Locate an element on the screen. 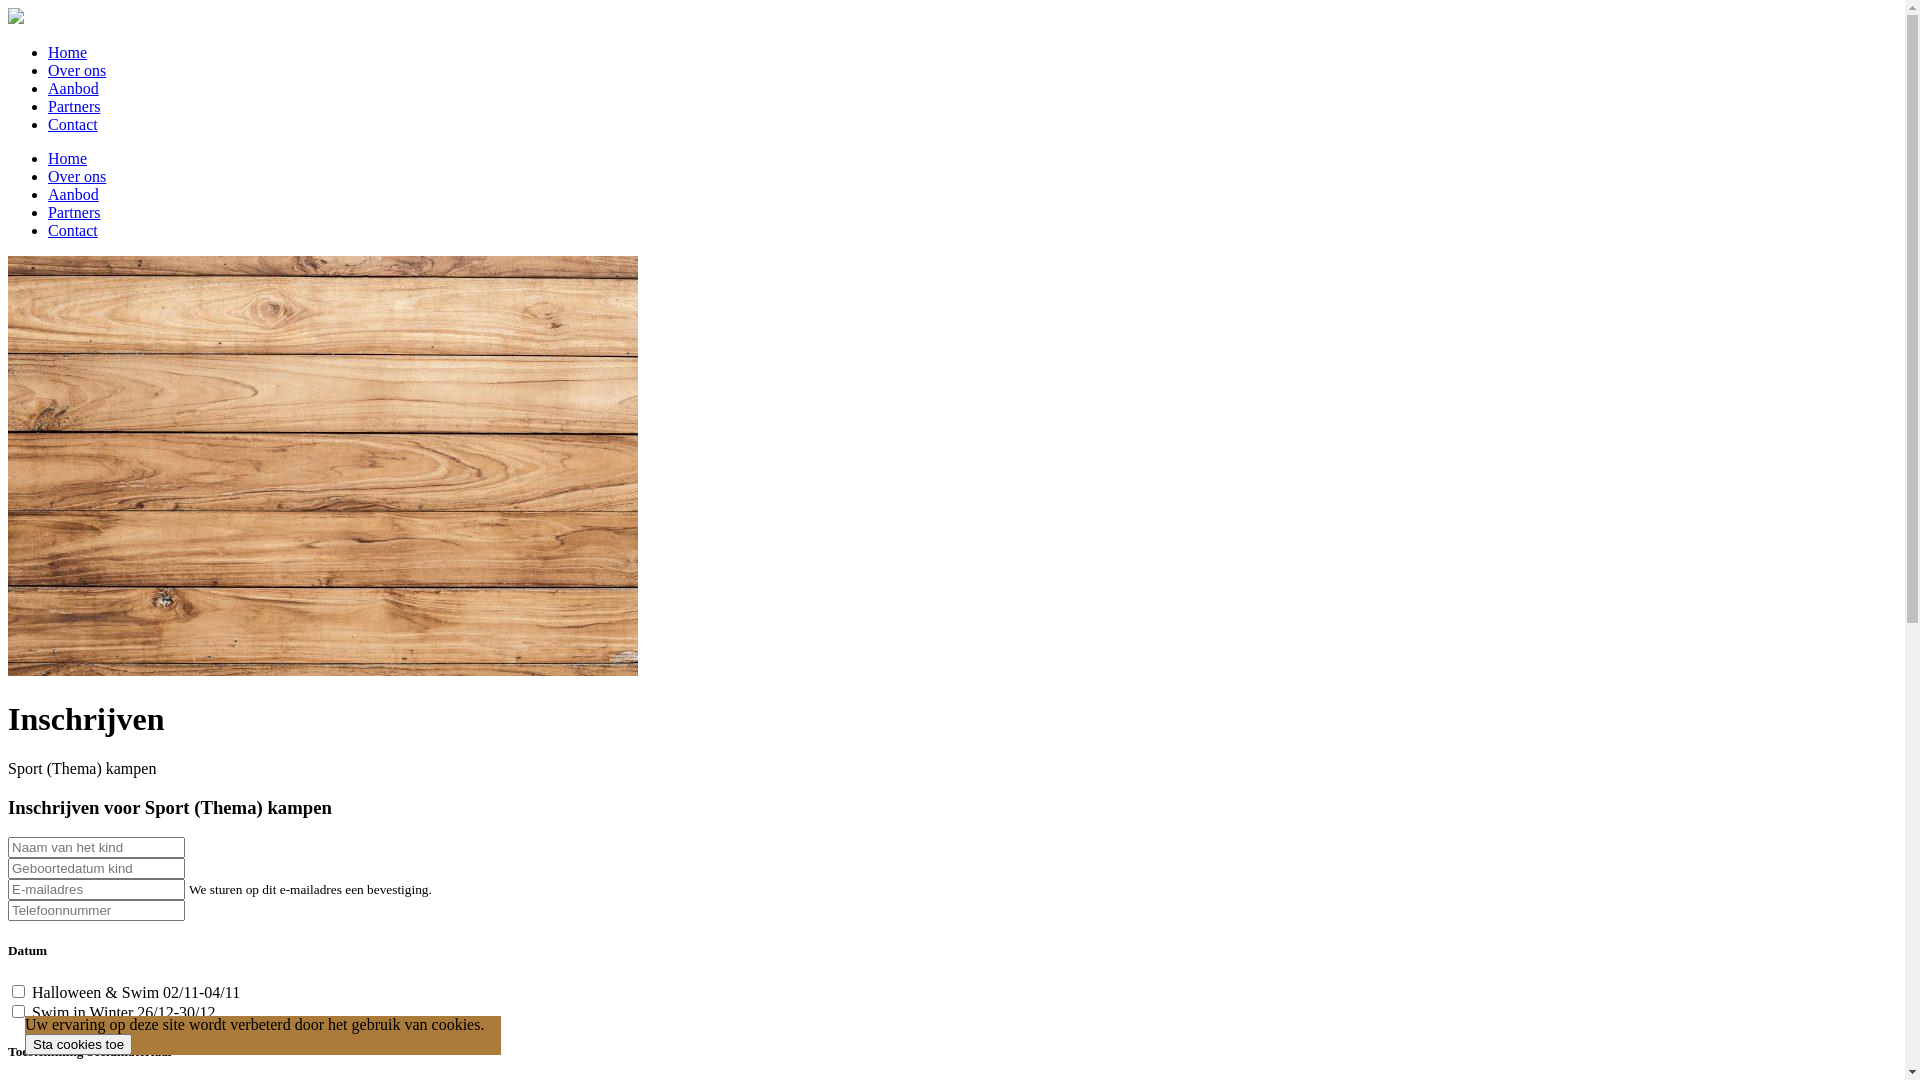 This screenshot has width=1920, height=1080. 'Over ons' is located at coordinates (76, 69).